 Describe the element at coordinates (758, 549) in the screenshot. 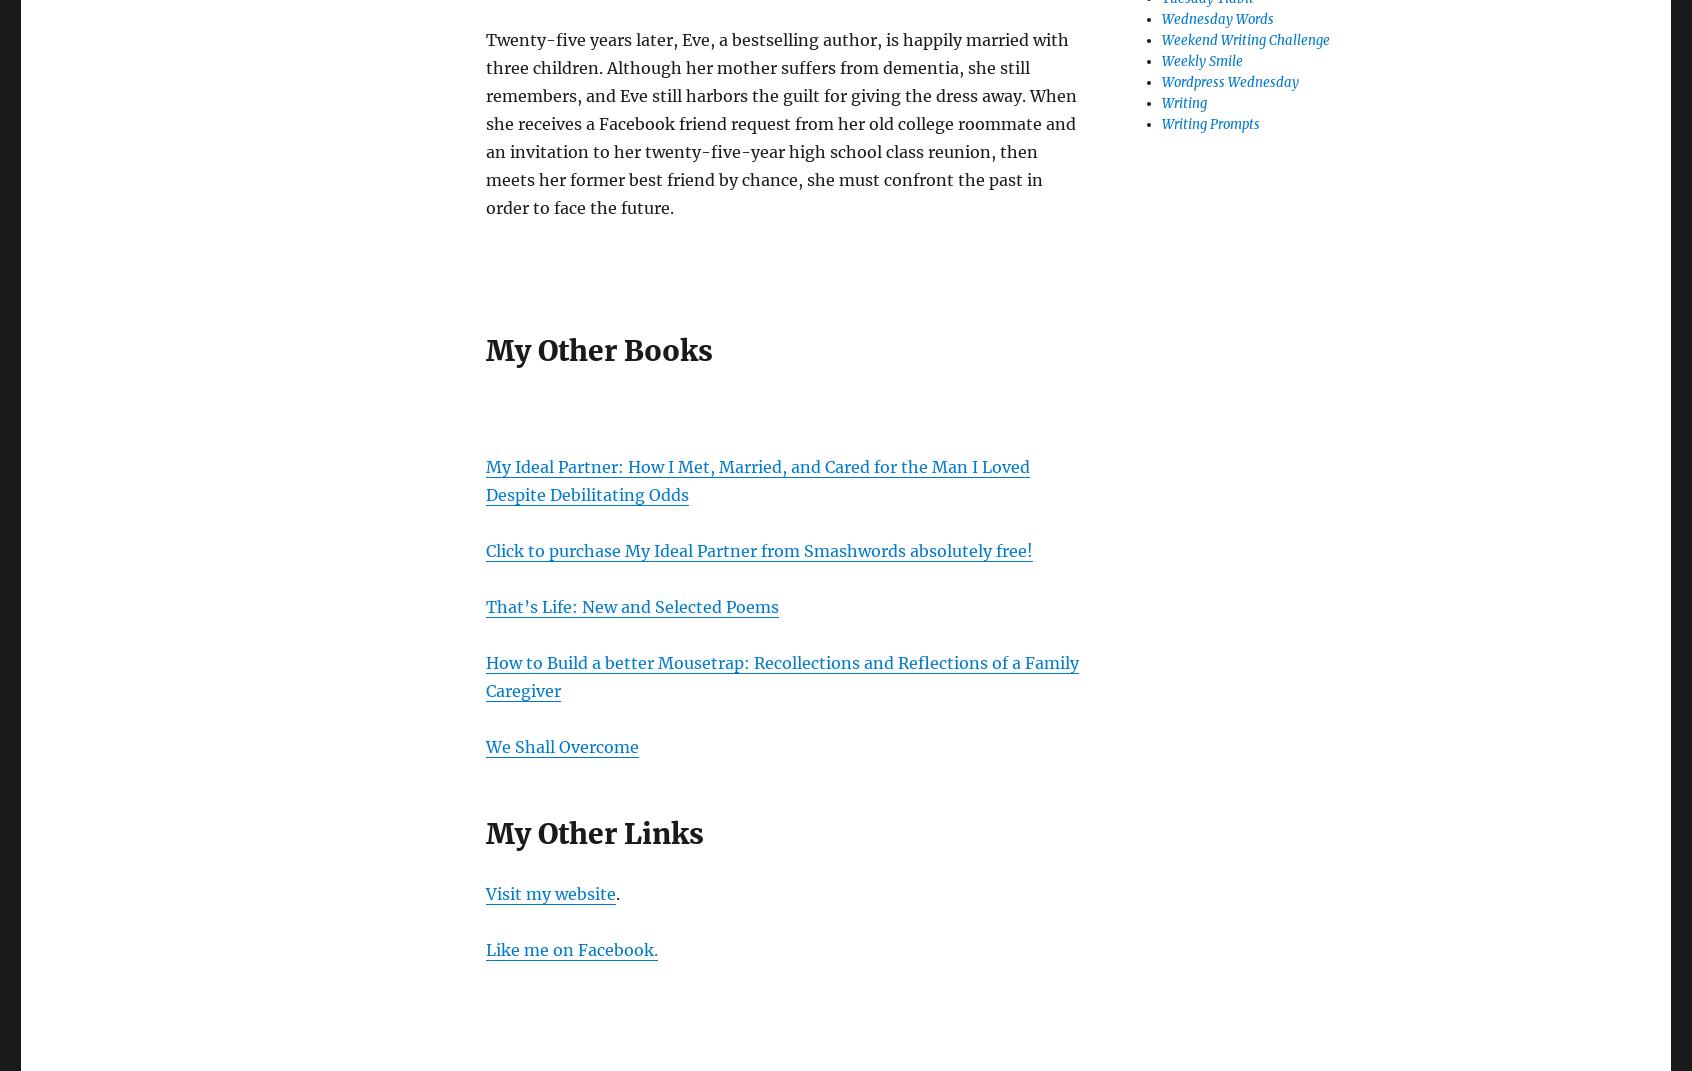

I see `'Click to purchase My Ideal Partner from Smashwords absolutely free!'` at that location.